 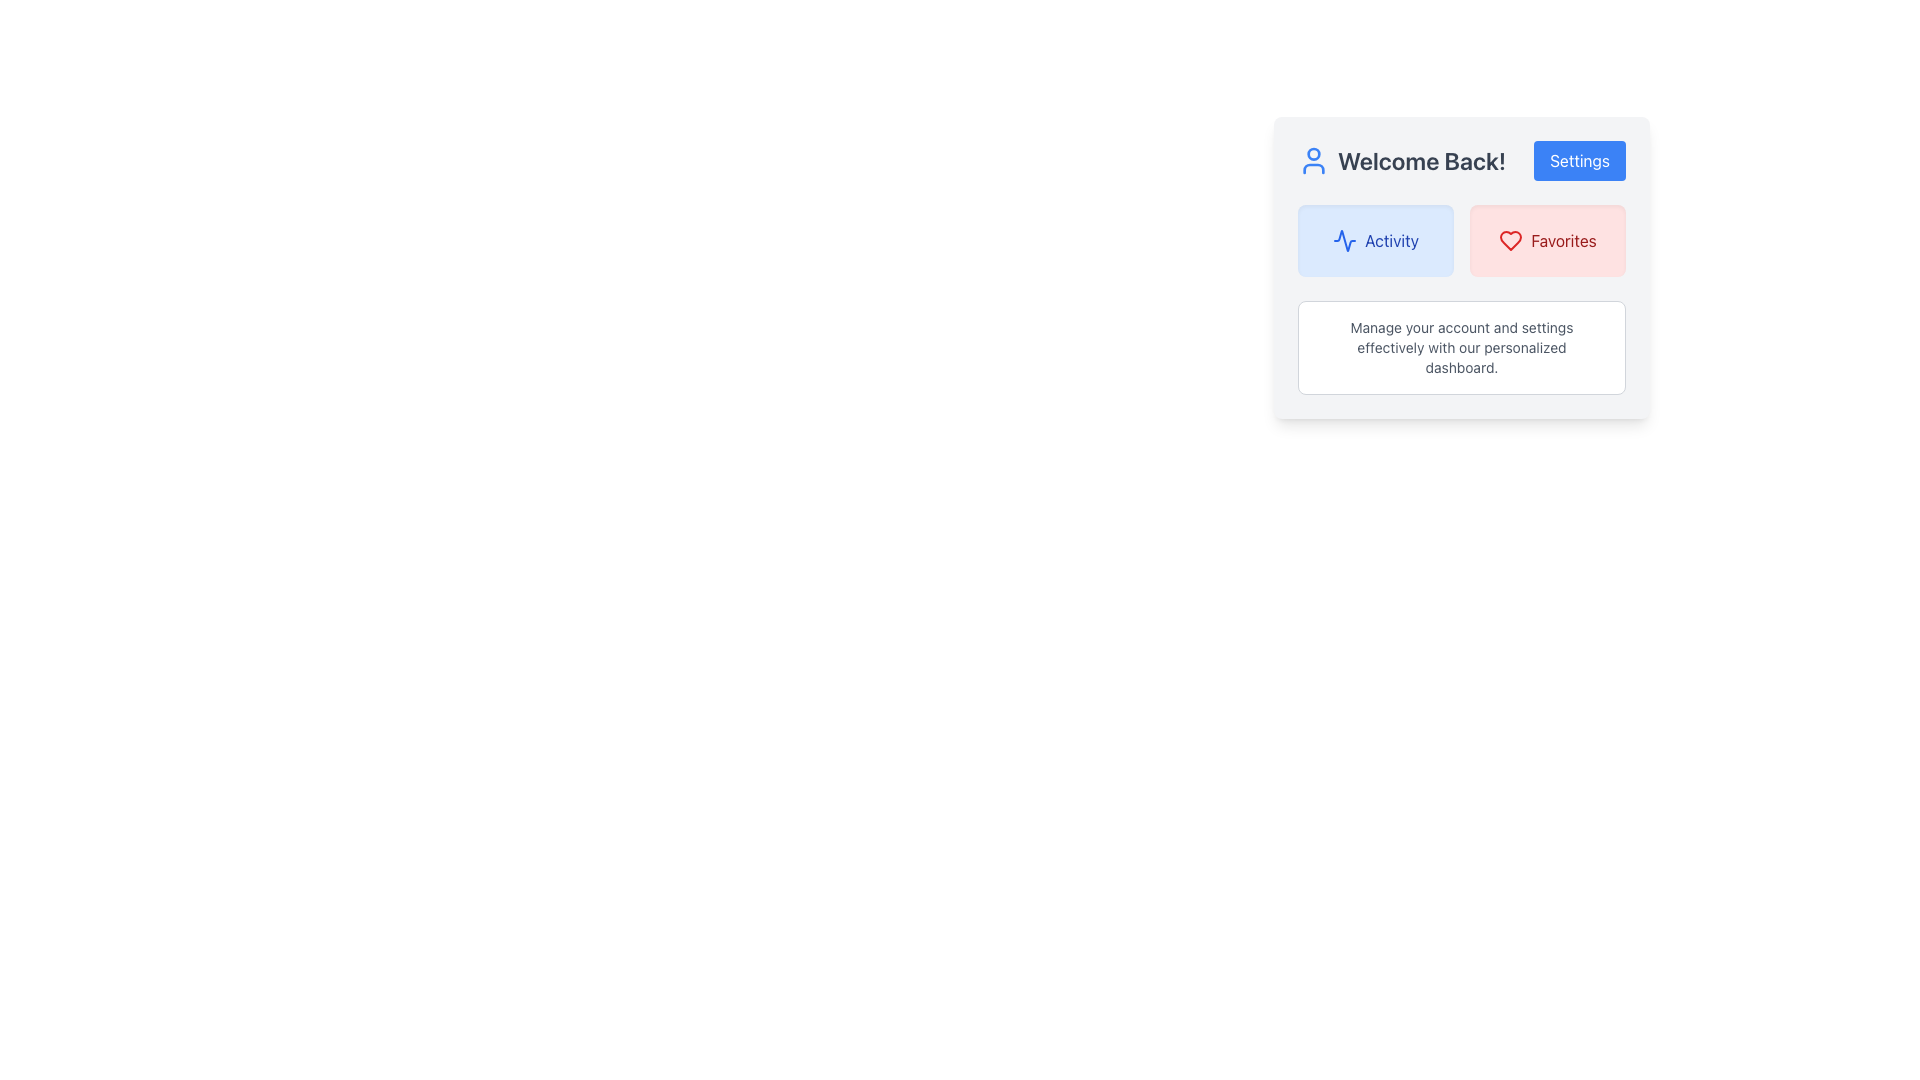 I want to click on the decorative circular graphic element located at the top-left section of the user profile icon, which is part of the greeting card interface, so click(x=1314, y=153).